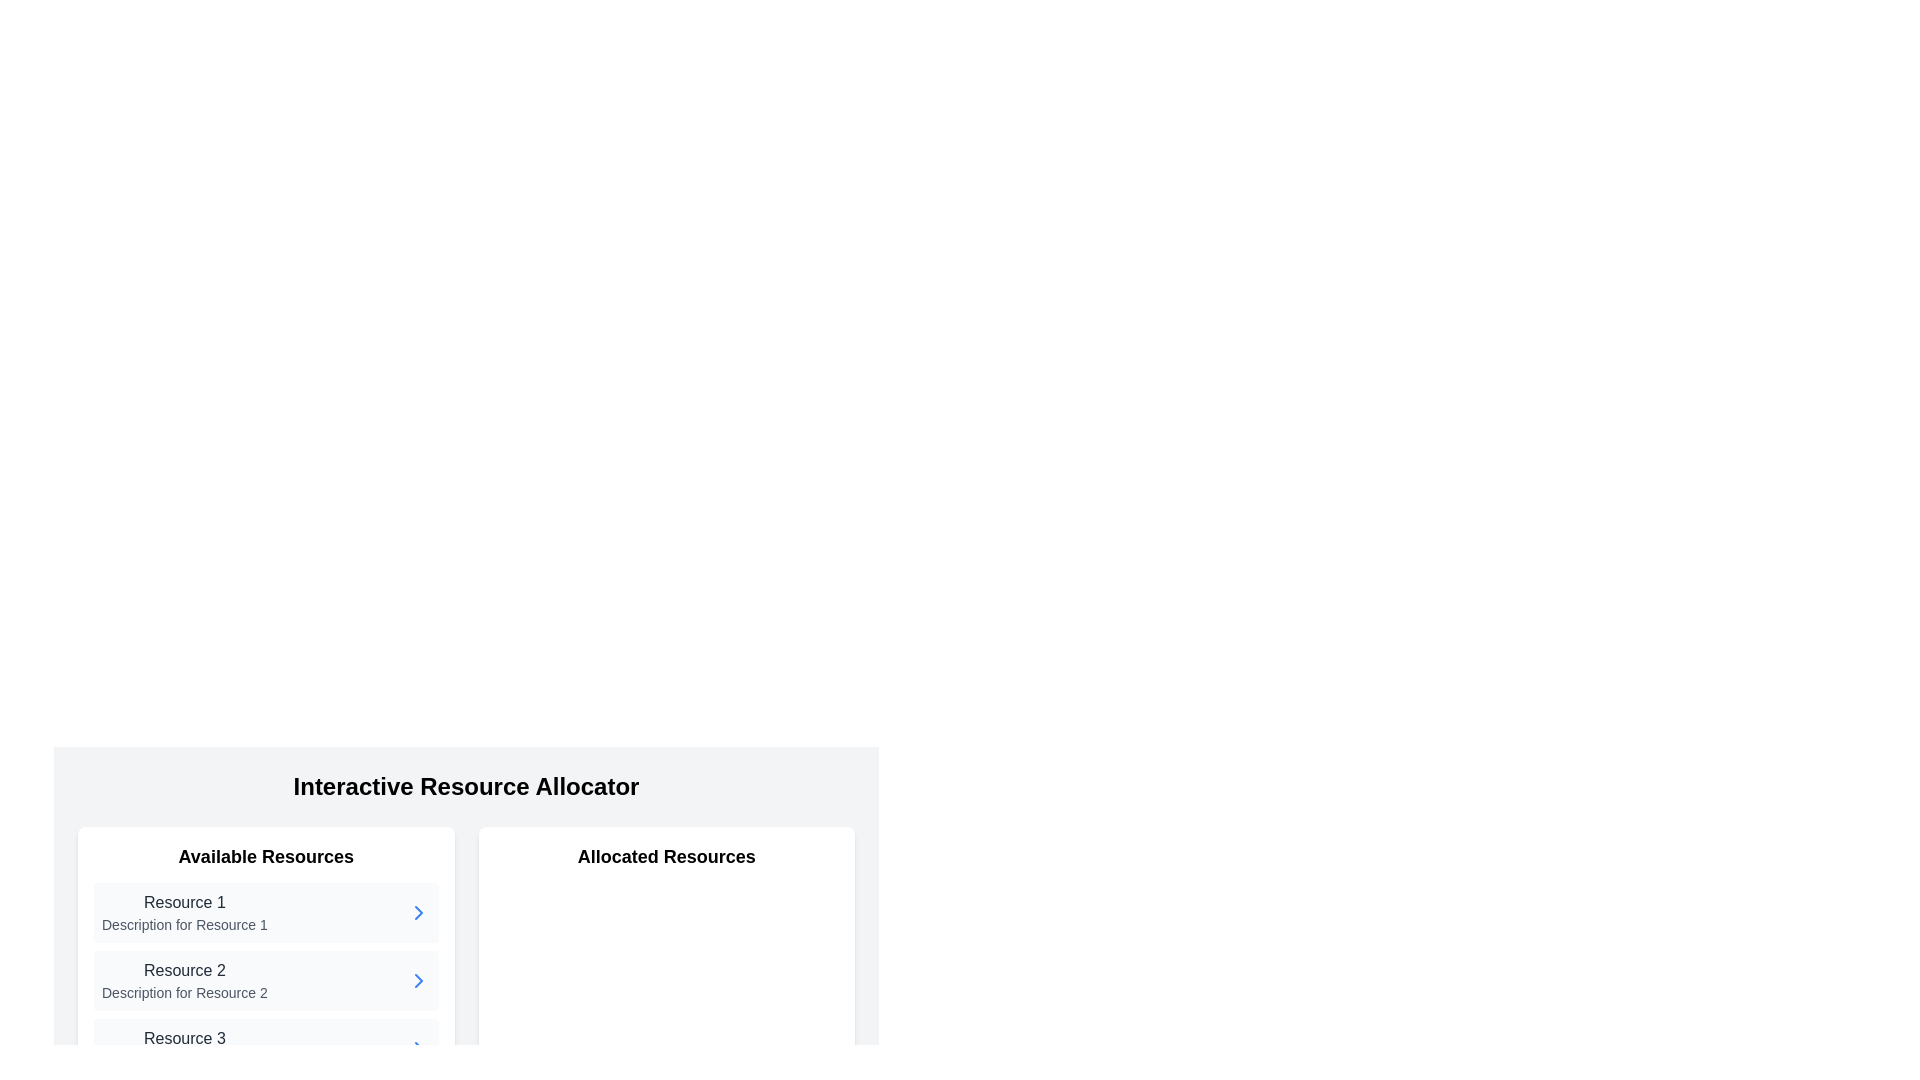  What do you see at coordinates (417, 979) in the screenshot?
I see `the rightward chevron arrow icon in the 'Resource 2' row of the 'Available Resources' section` at bounding box center [417, 979].